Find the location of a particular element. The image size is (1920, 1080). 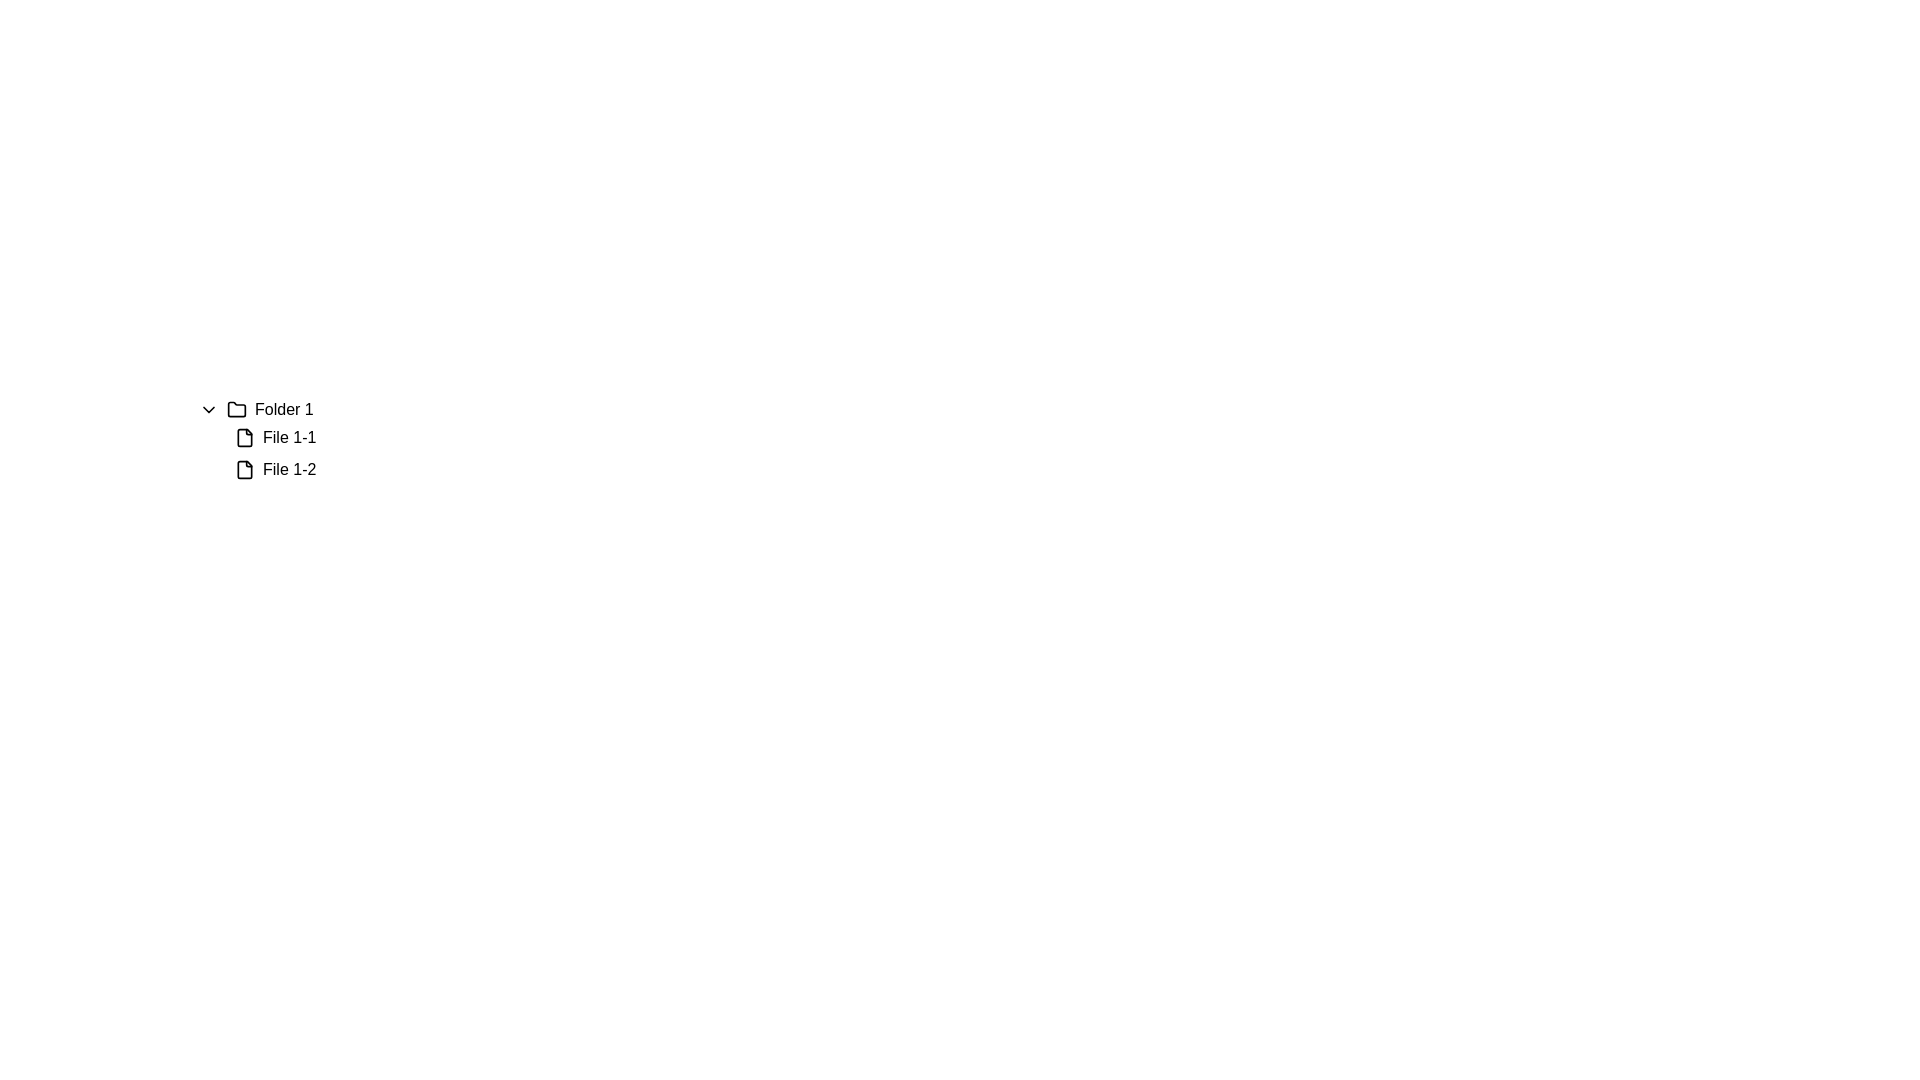

the folder icon with a minimalistic design that has rounded corners and is positioned to the left of the 'Folder 1' label is located at coordinates (236, 408).